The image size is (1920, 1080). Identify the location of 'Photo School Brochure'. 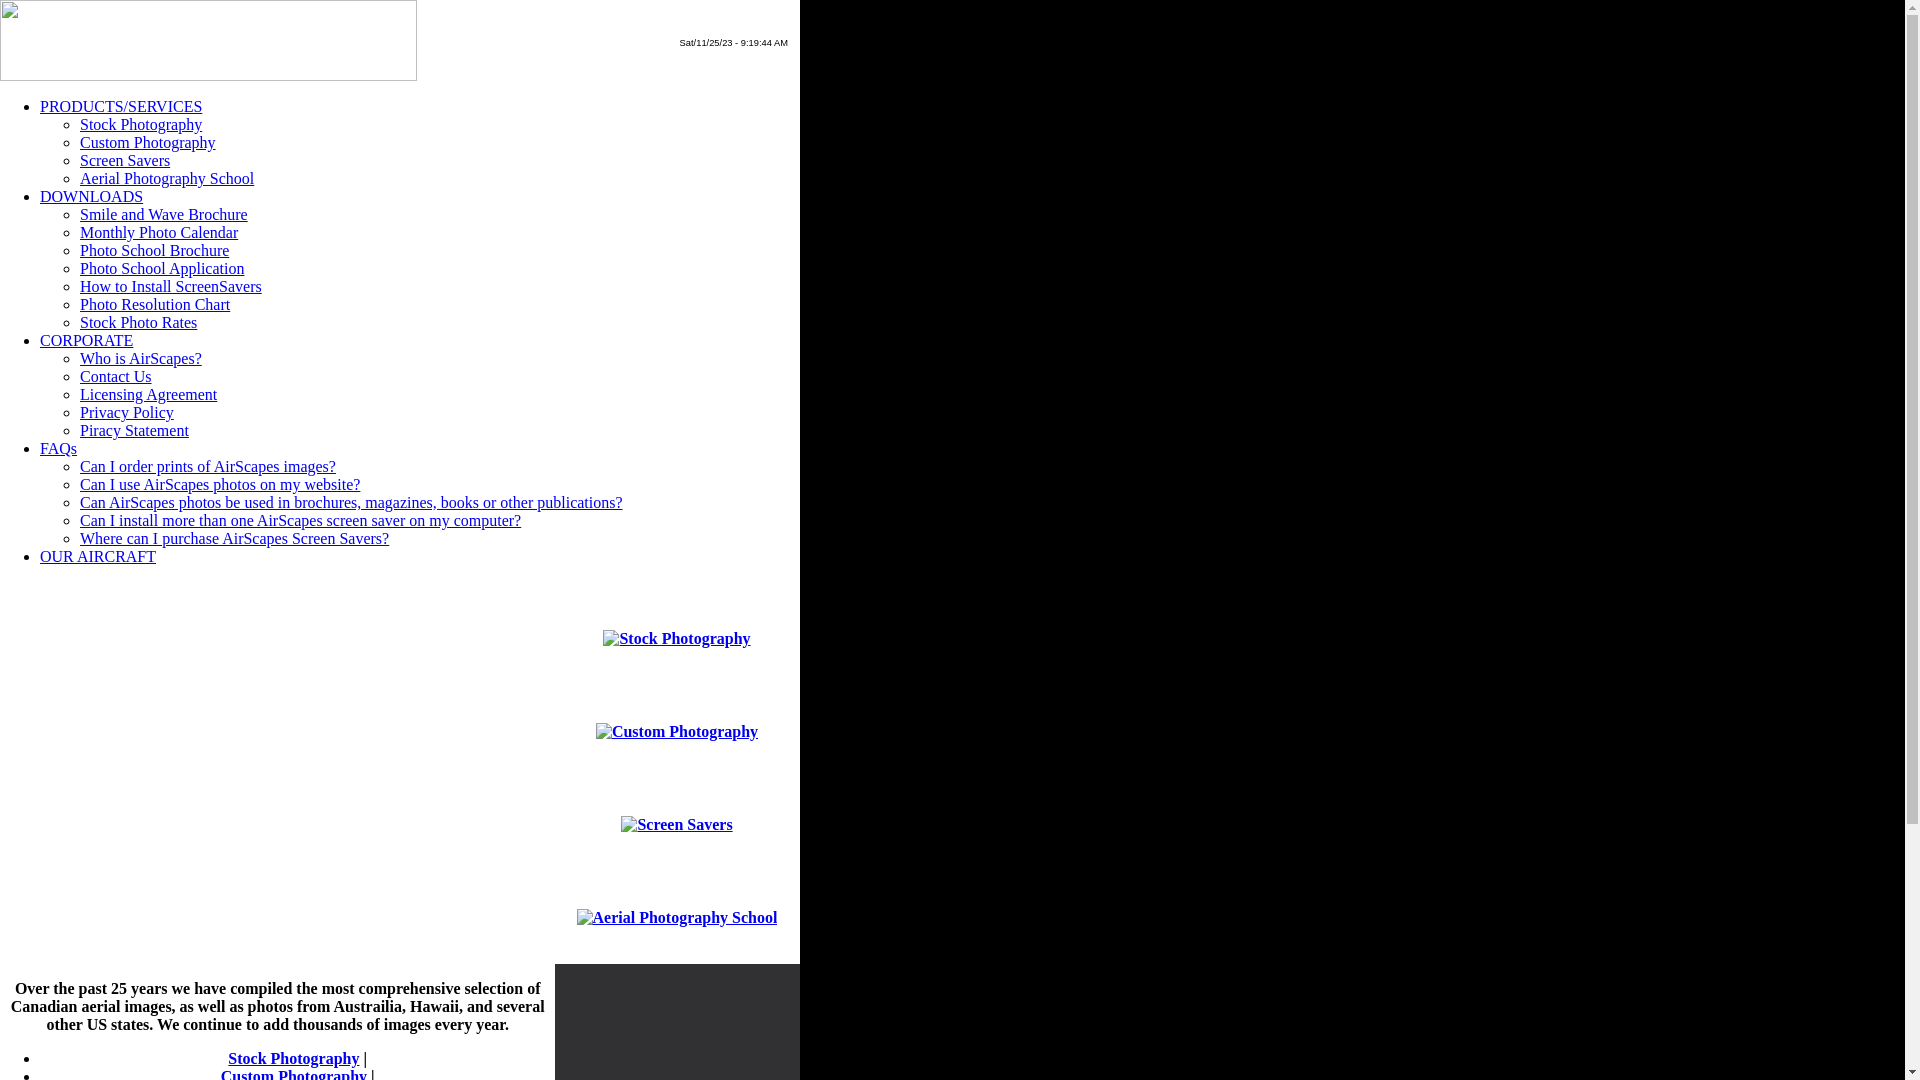
(153, 249).